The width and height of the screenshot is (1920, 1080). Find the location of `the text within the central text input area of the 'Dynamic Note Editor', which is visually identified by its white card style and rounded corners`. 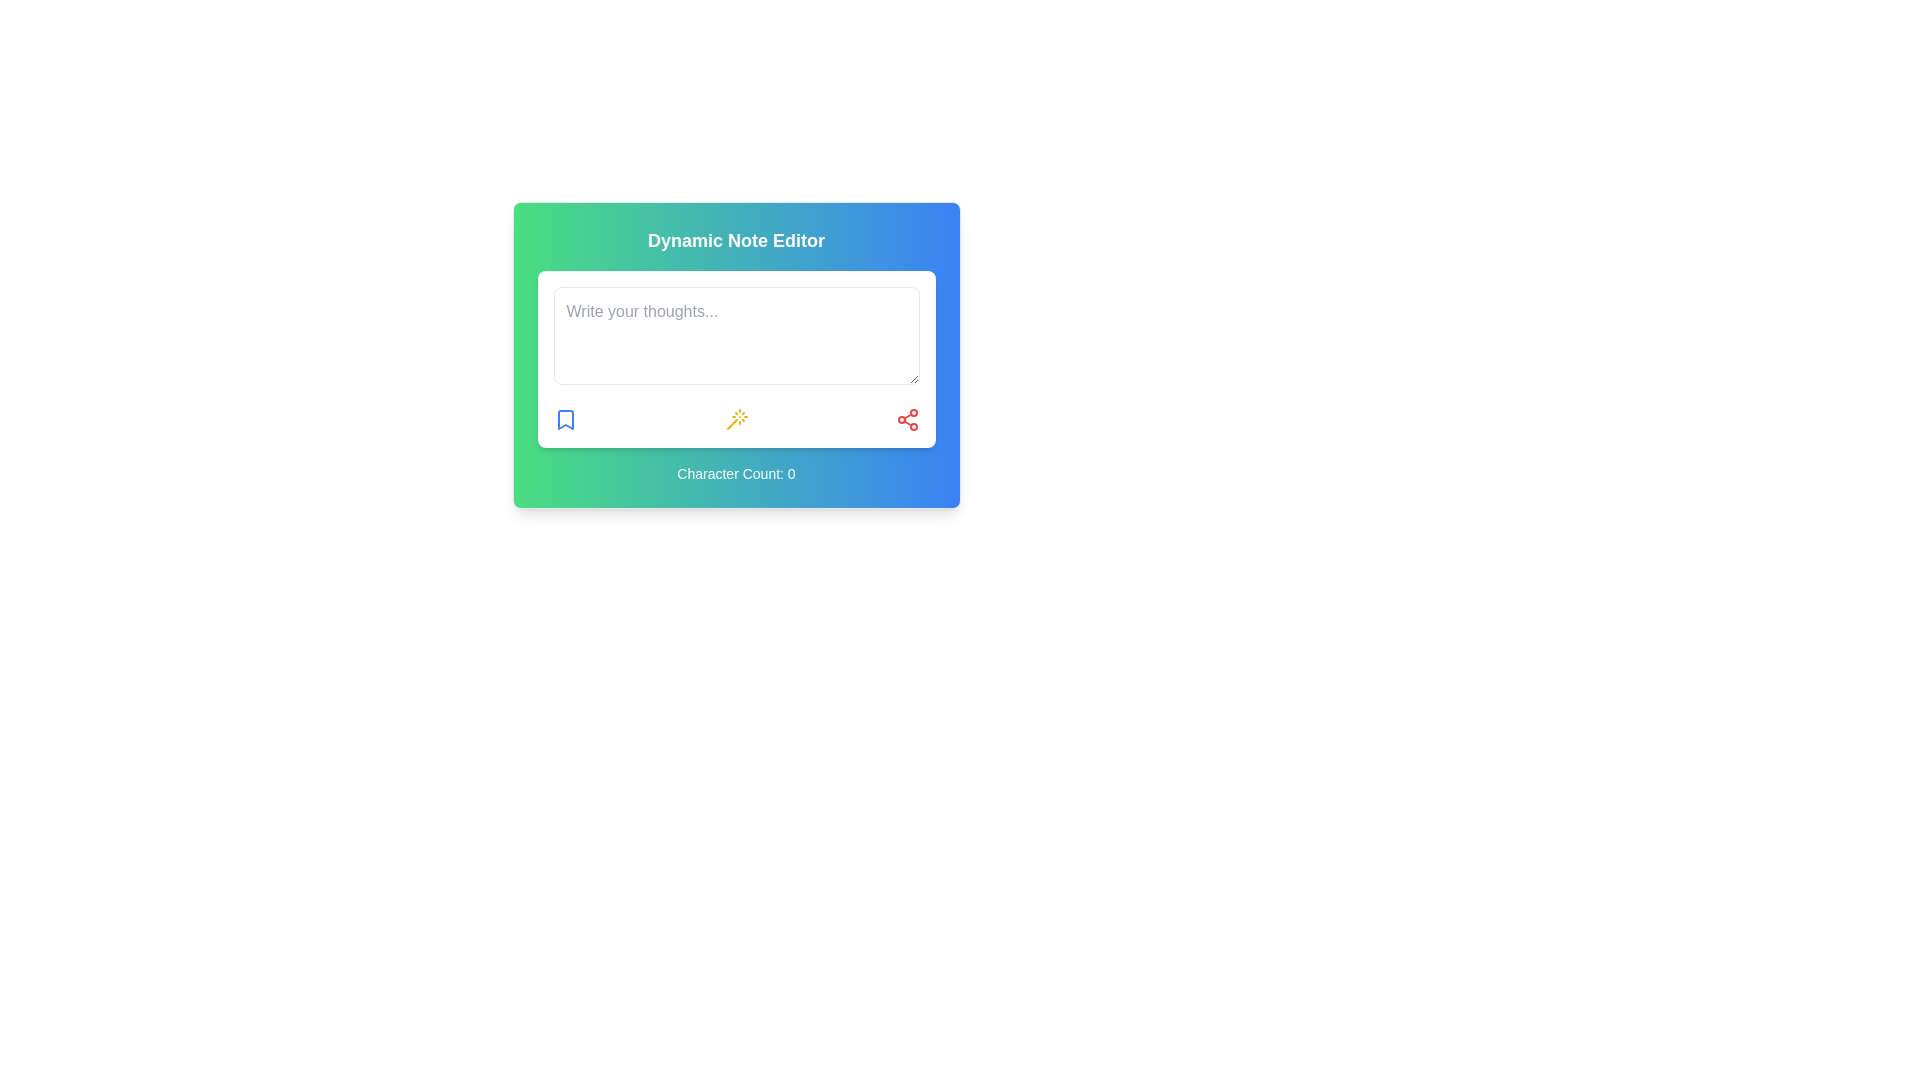

the text within the central text input area of the 'Dynamic Note Editor', which is visually identified by its white card style and rounded corners is located at coordinates (735, 334).